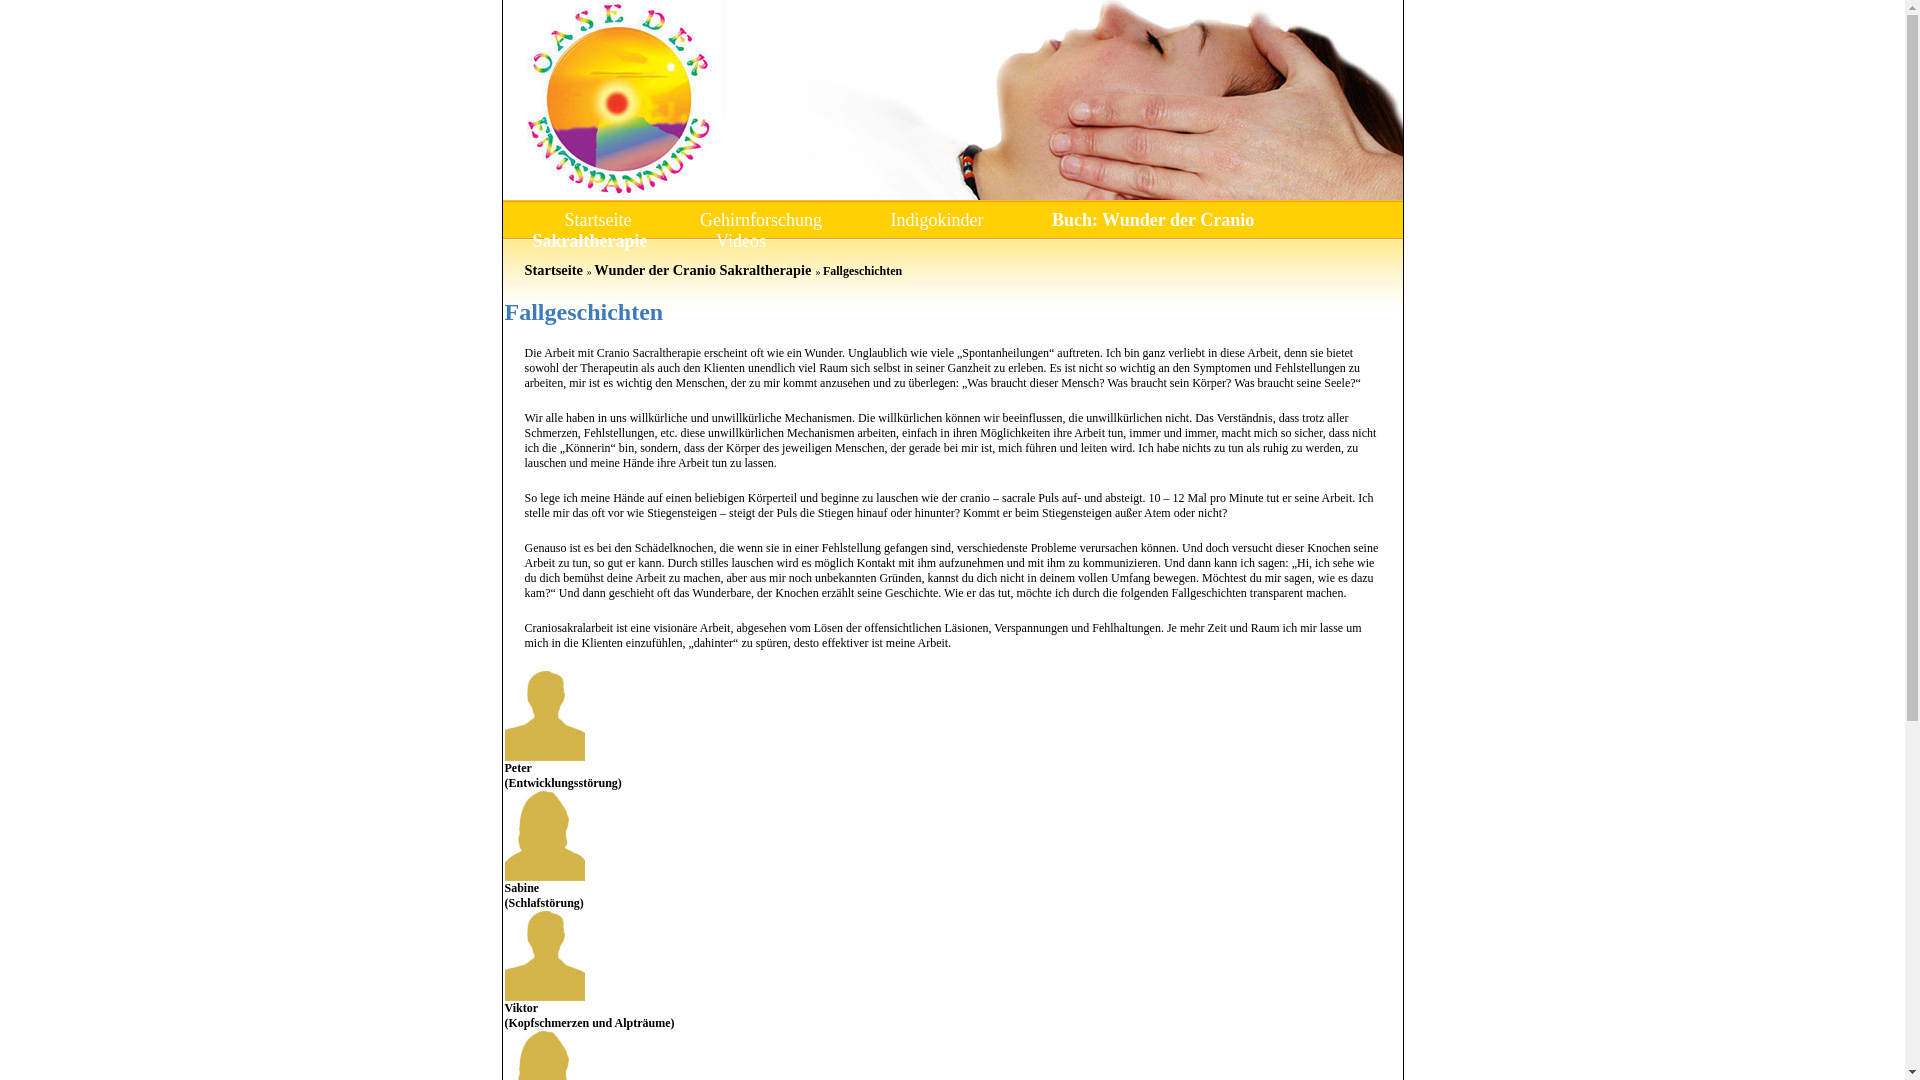 Image resolution: width=1920 pixels, height=1080 pixels. I want to click on 'Gehirnforschung', so click(760, 219).